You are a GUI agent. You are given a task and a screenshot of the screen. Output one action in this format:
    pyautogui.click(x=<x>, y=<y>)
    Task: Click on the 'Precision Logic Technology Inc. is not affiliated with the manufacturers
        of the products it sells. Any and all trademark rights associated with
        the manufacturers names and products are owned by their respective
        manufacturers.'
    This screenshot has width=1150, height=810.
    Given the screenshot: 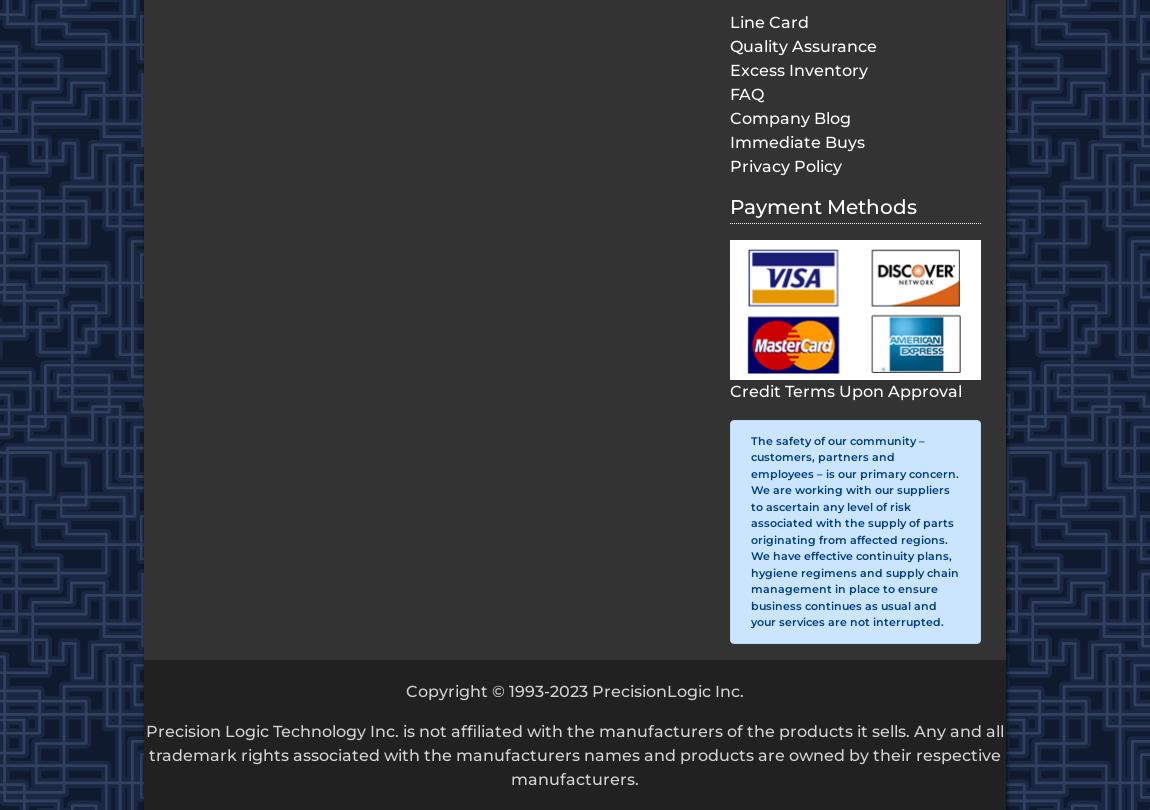 What is the action you would take?
    pyautogui.click(x=575, y=753)
    